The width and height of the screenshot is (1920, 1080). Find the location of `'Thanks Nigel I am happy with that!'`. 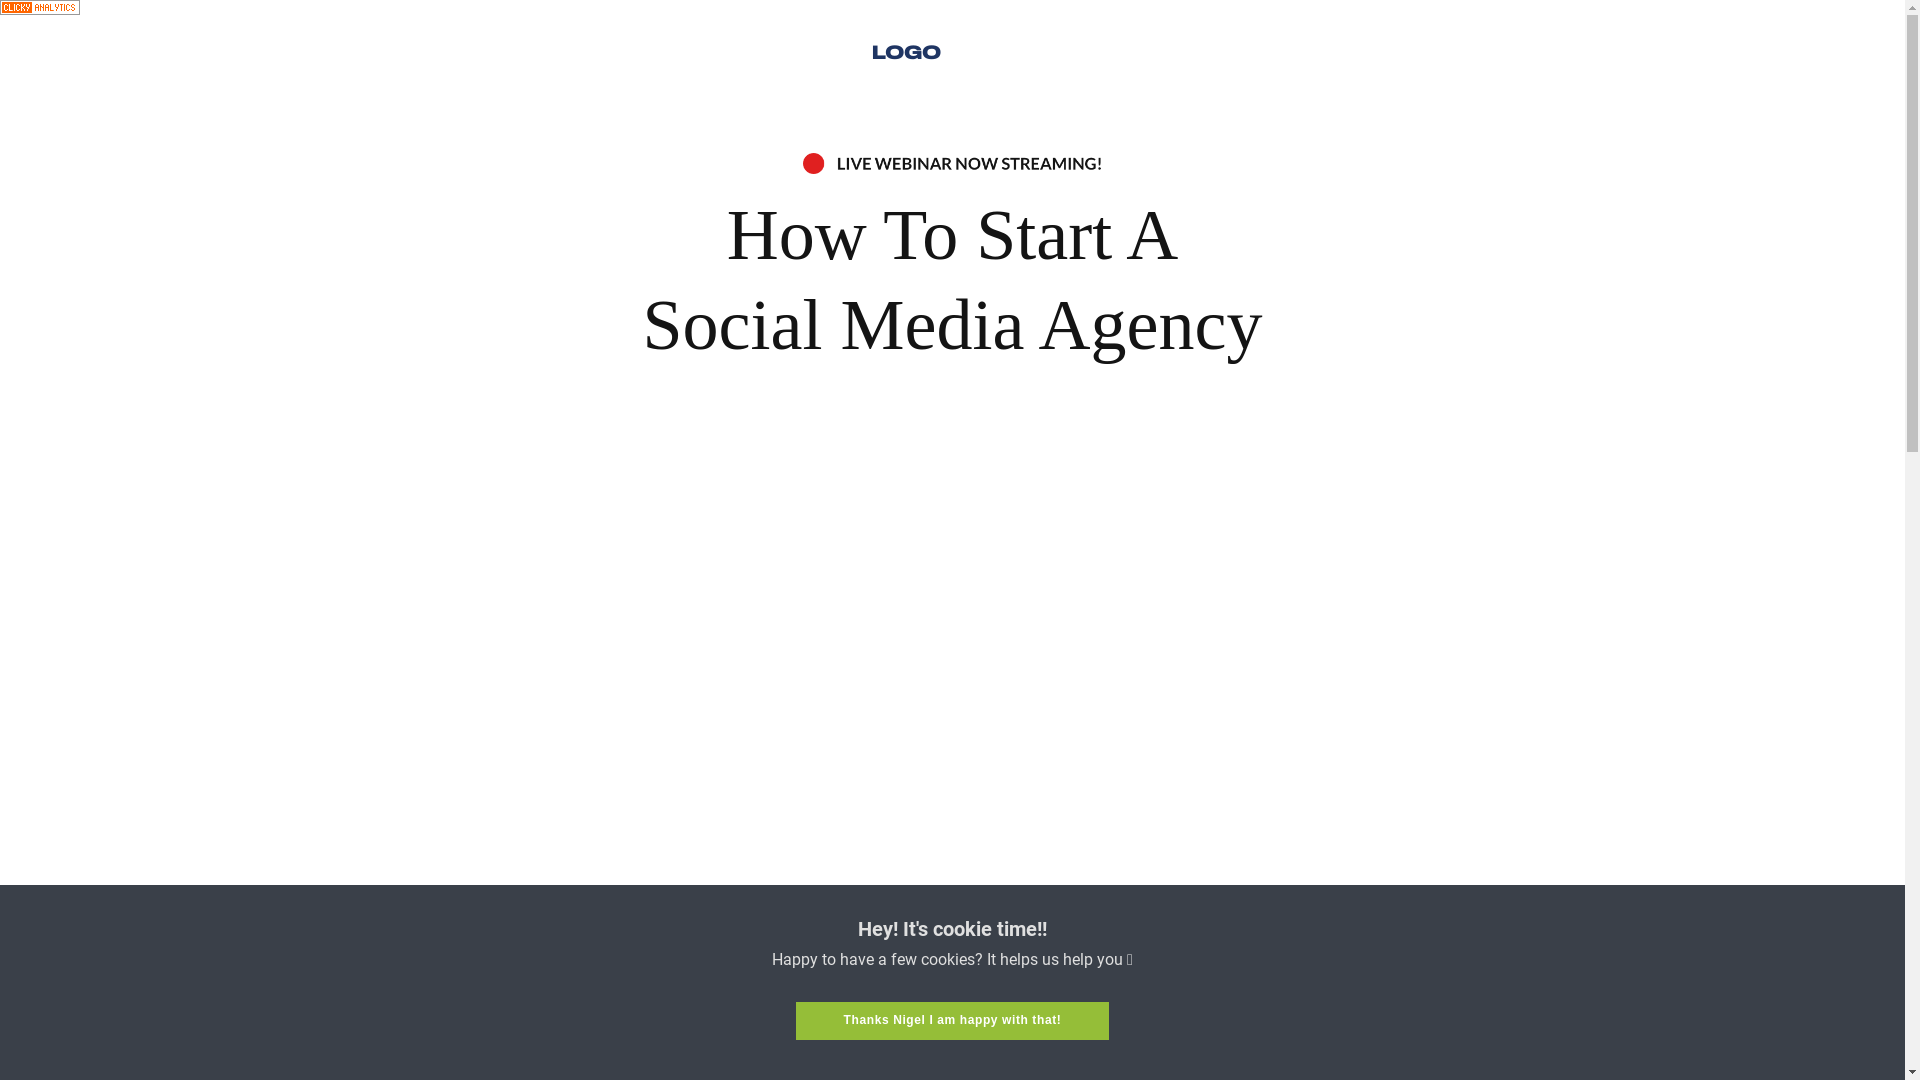

'Thanks Nigel I am happy with that!' is located at coordinates (952, 1021).